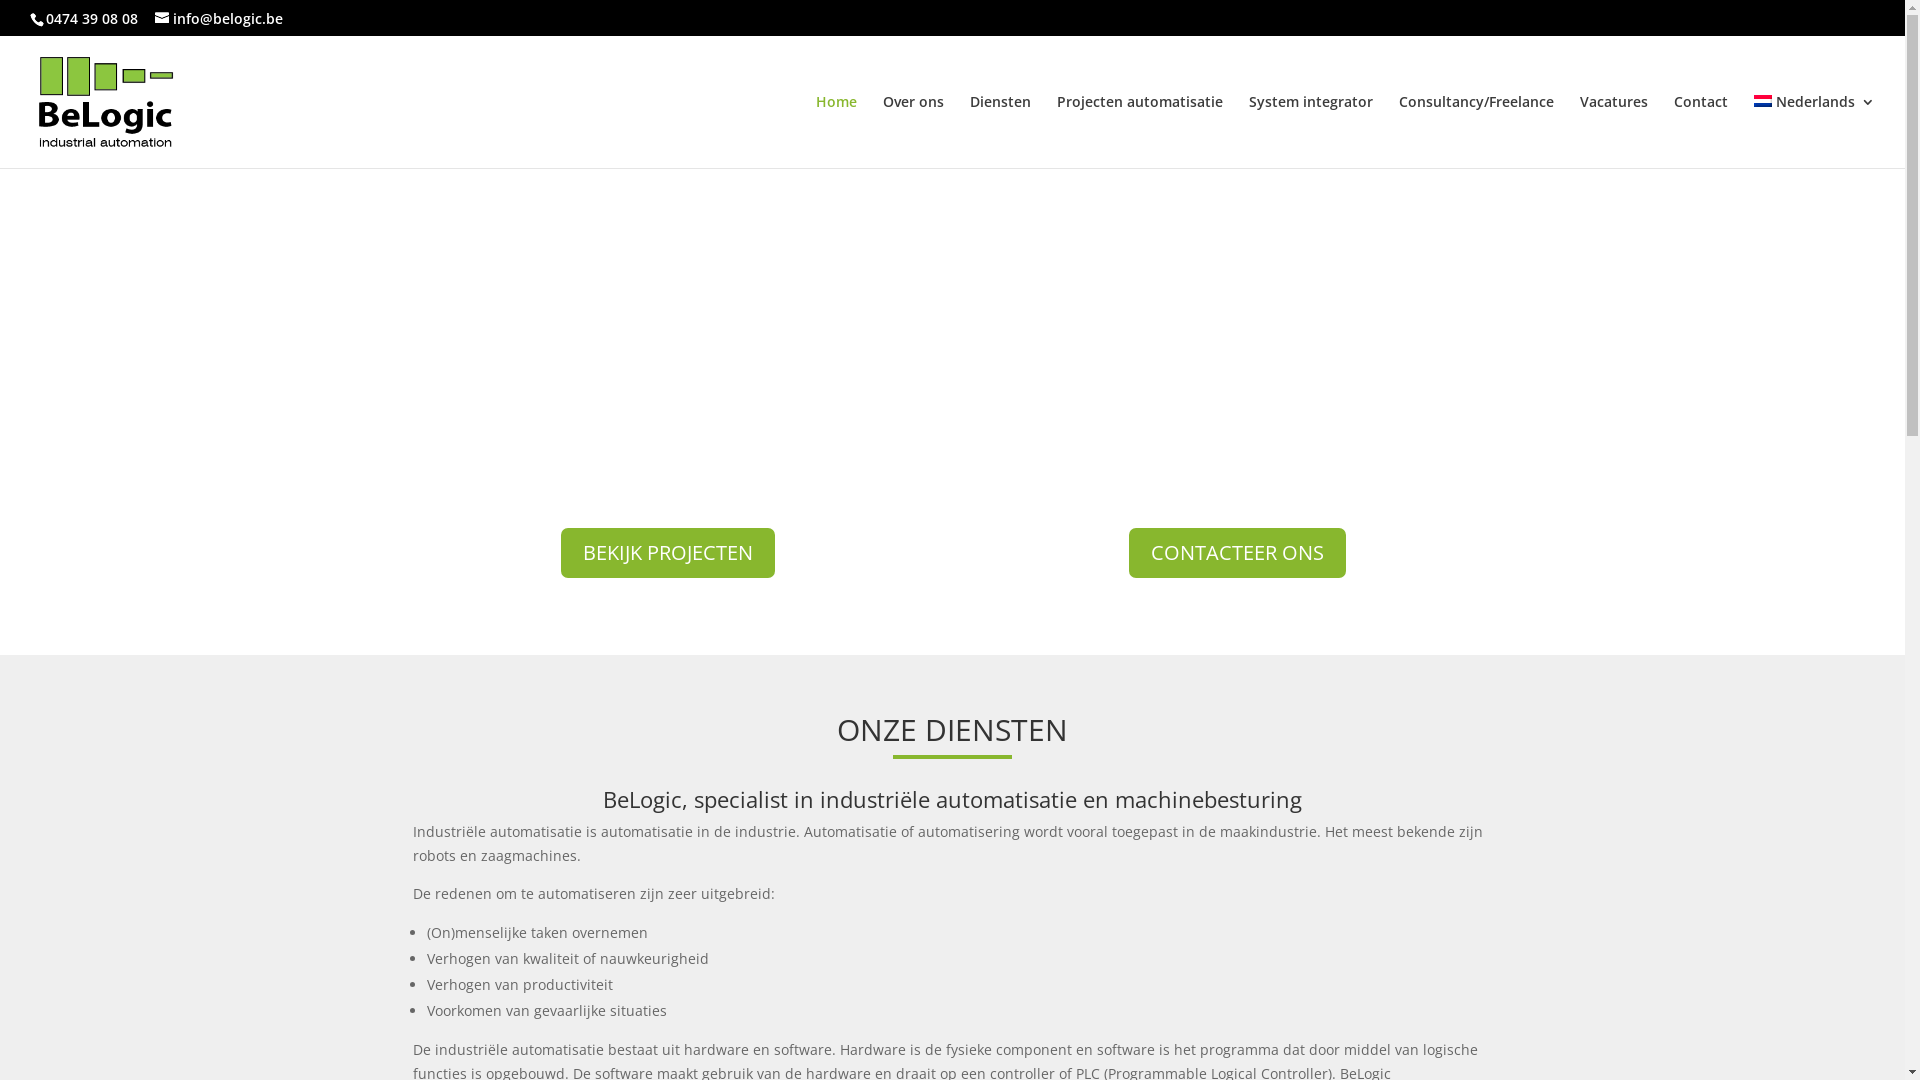  Describe the element at coordinates (1814, 131) in the screenshot. I see `'Nederlands'` at that location.